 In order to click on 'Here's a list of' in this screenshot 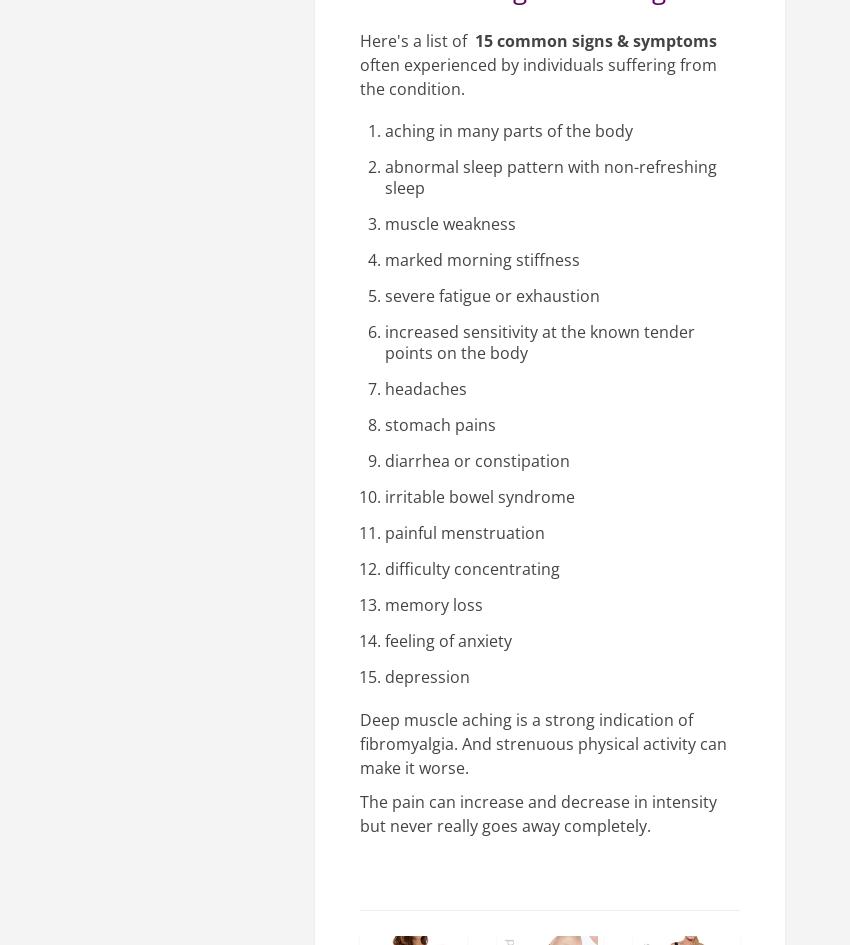, I will do `click(417, 41)`.